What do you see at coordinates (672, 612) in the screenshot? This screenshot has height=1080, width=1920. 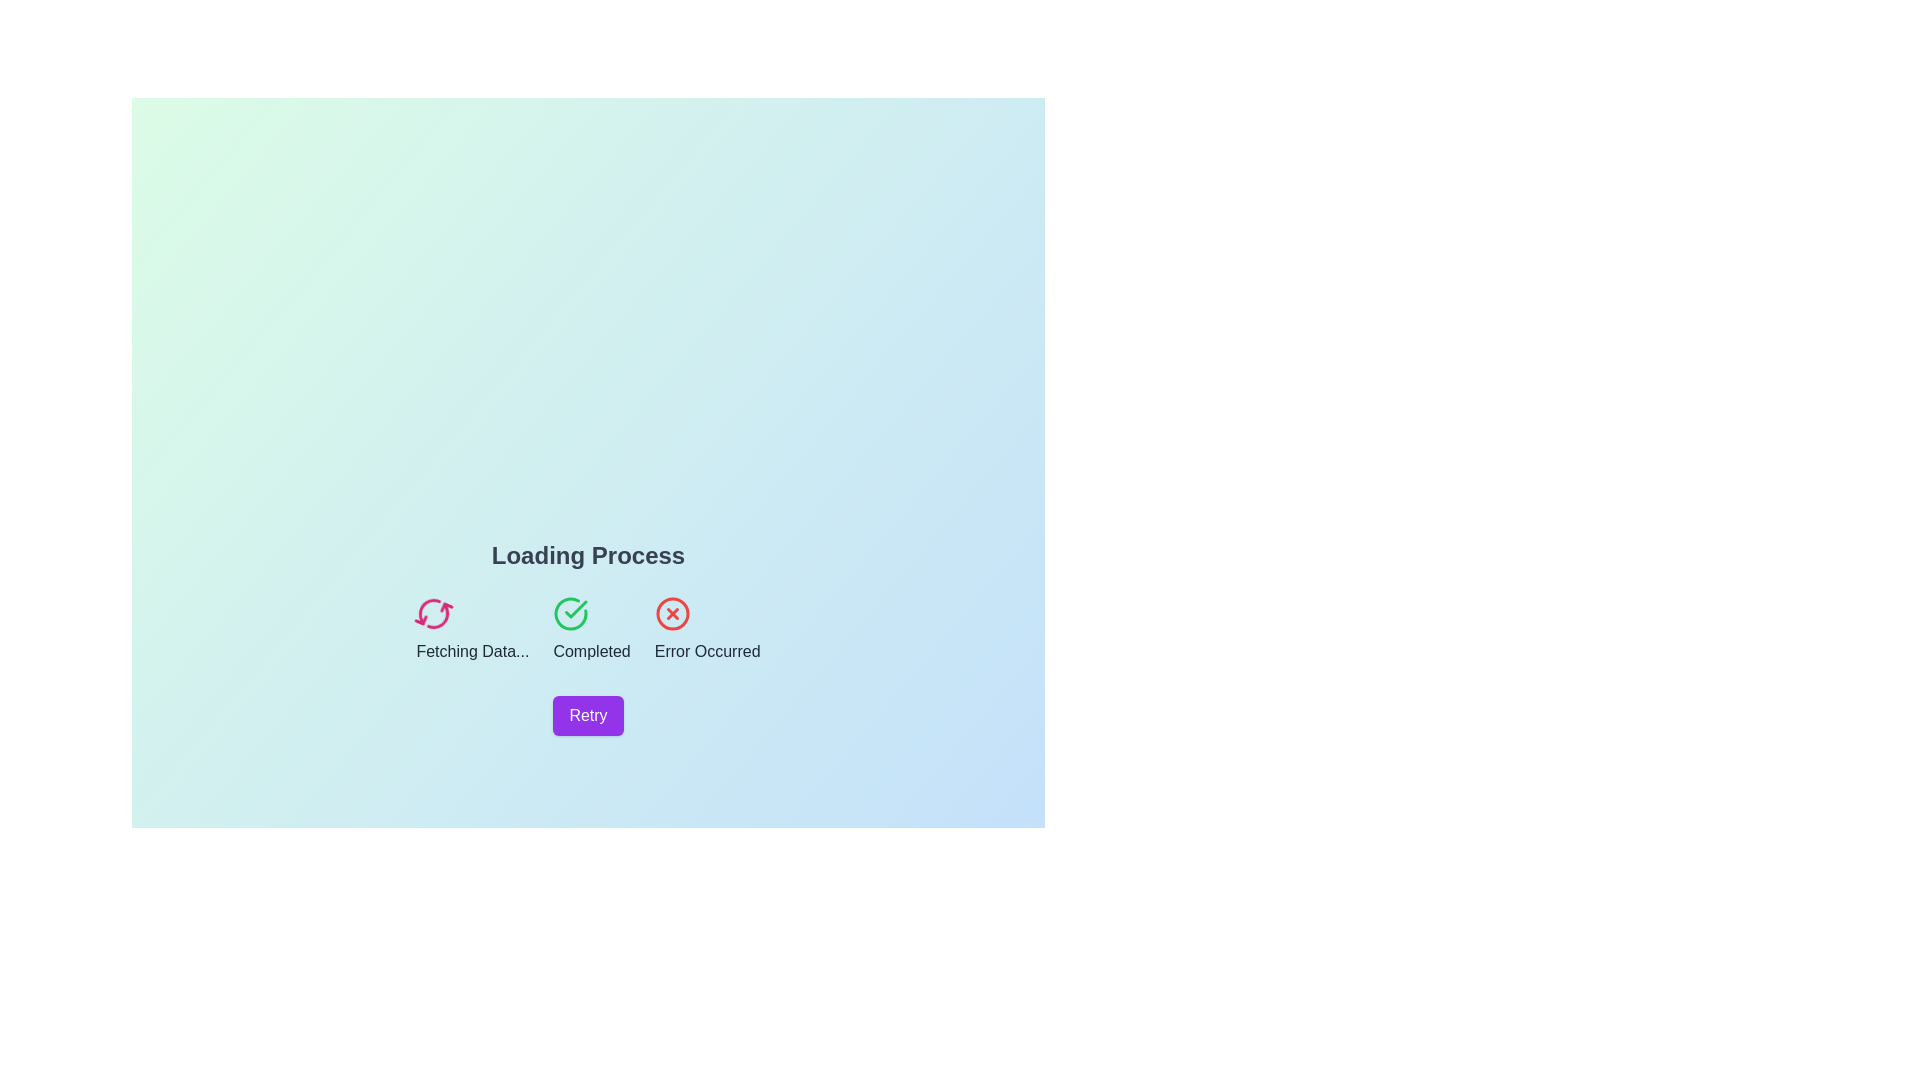 I see `the error state icon in the loading process, positioned under 'Loading Process' and above the 'Retry' button` at bounding box center [672, 612].